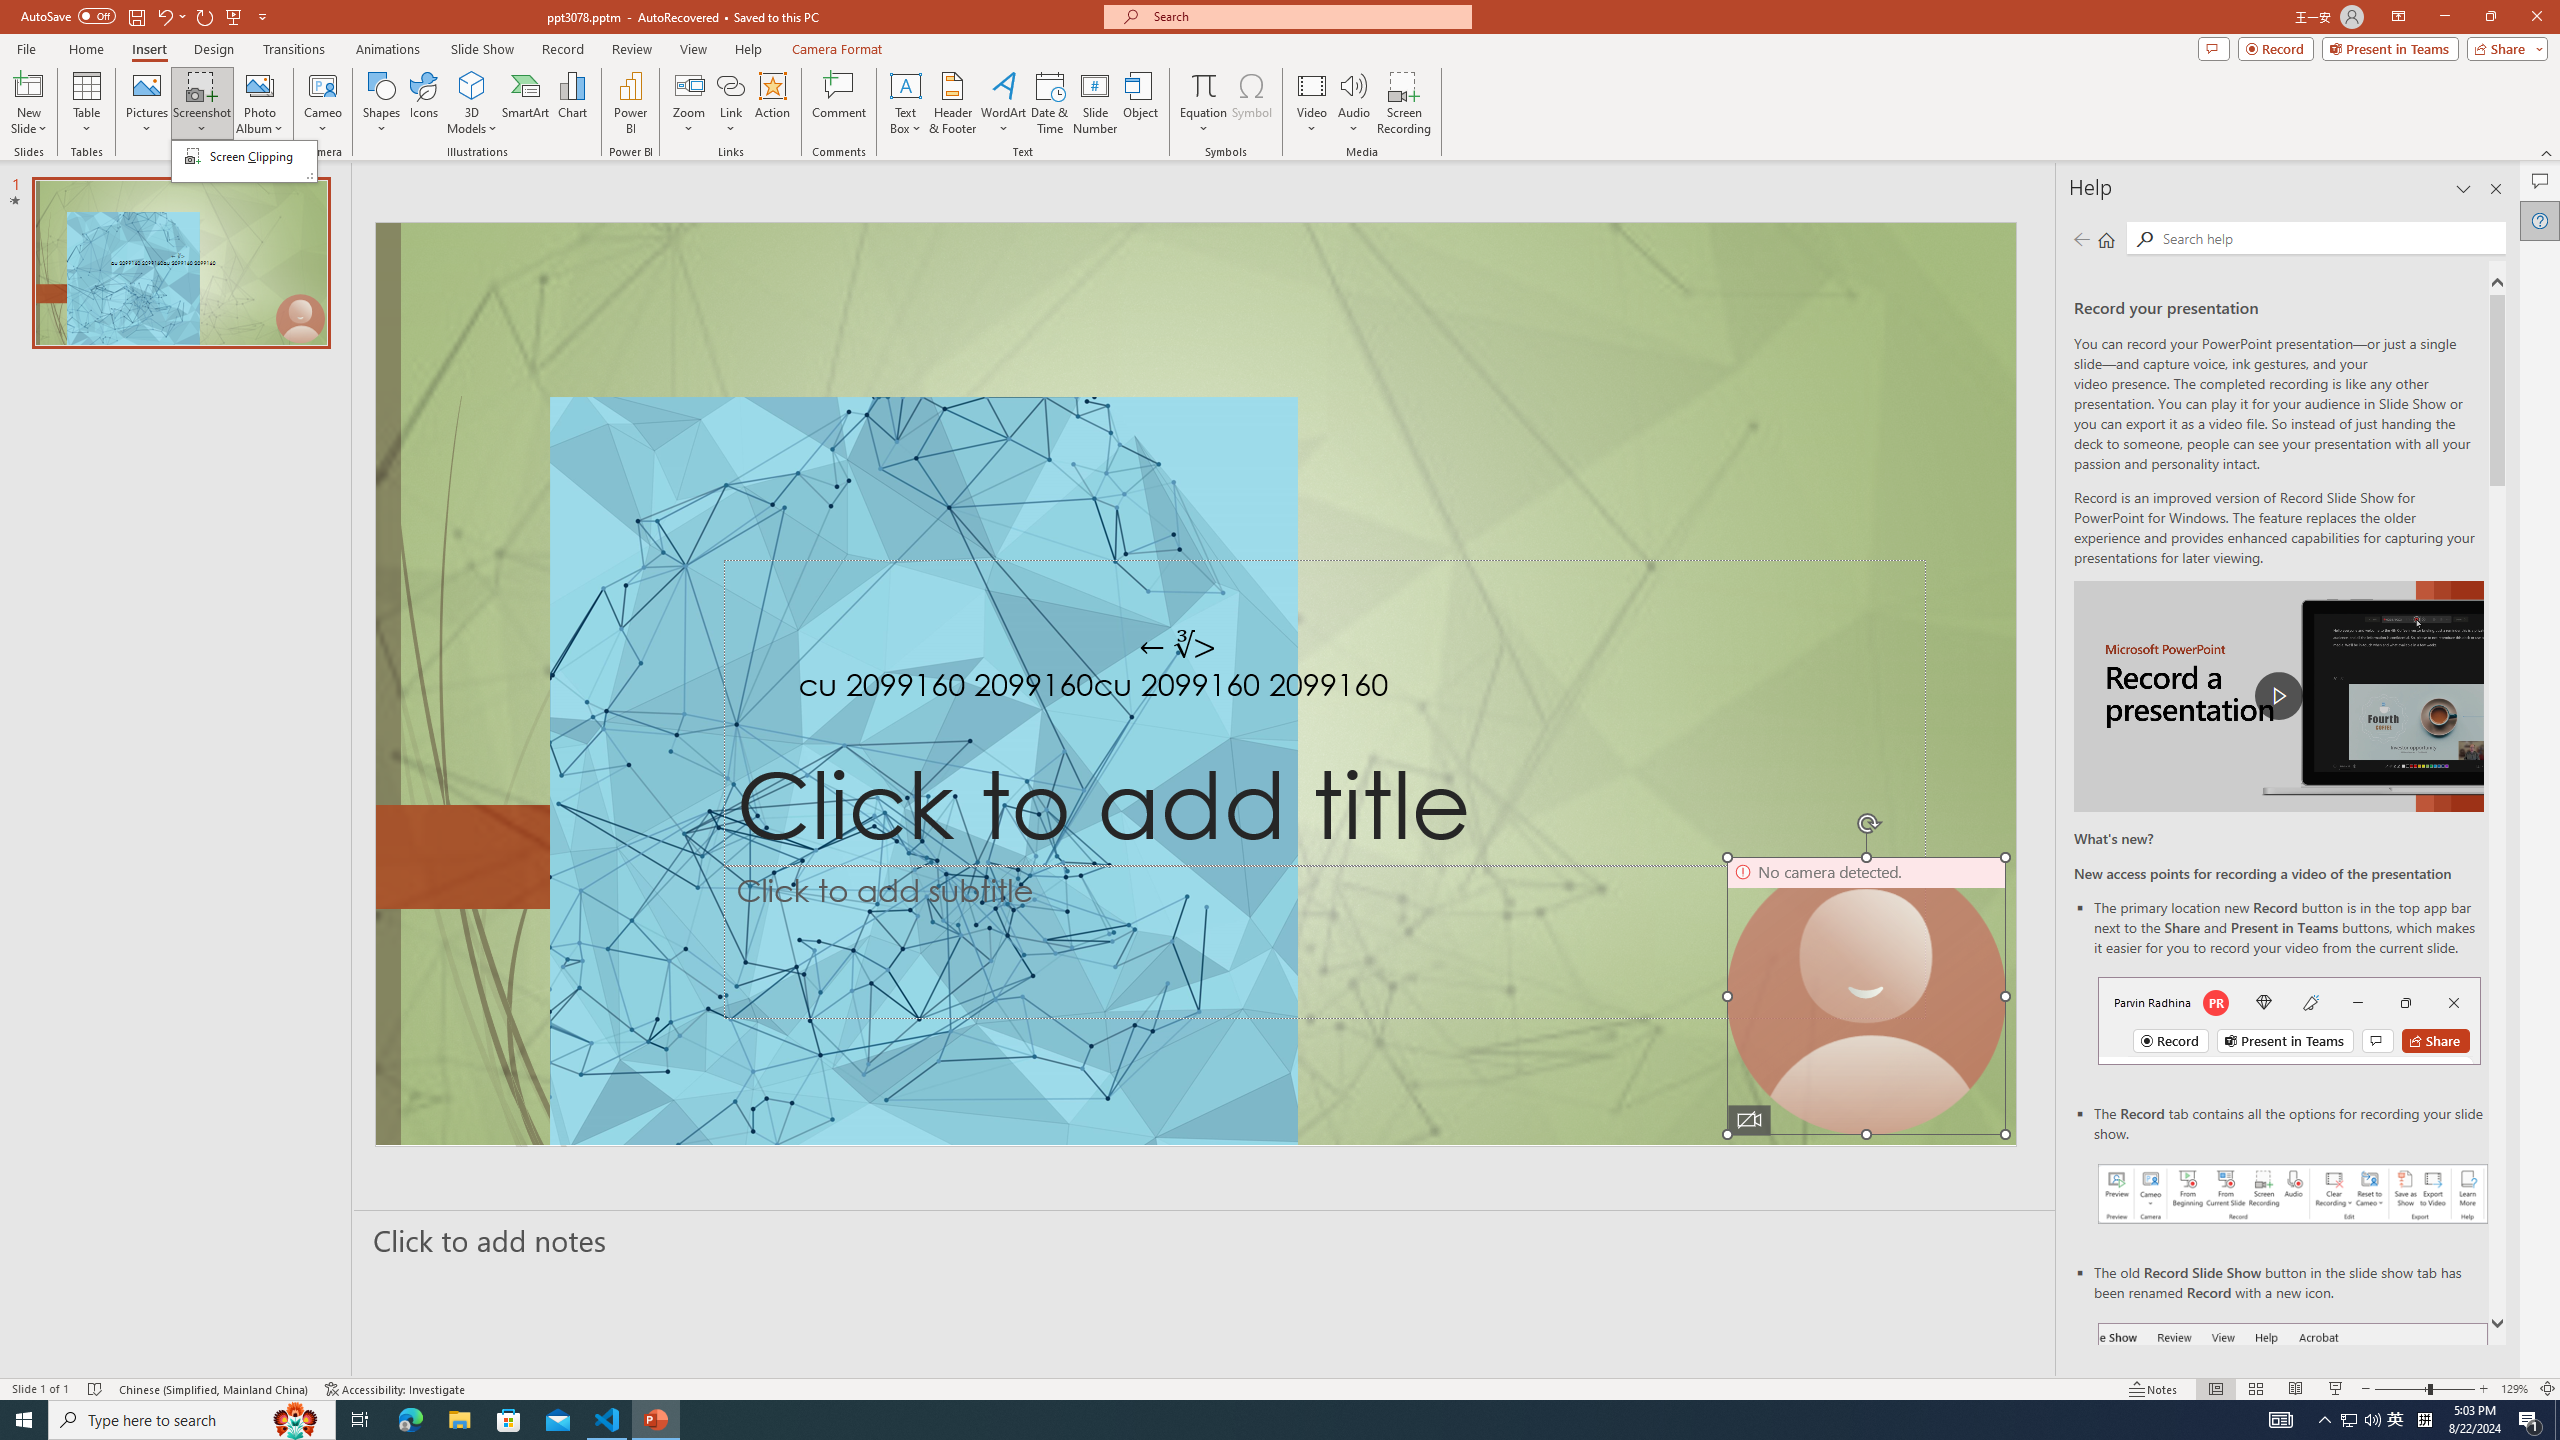 This screenshot has width=2560, height=1440. What do you see at coordinates (258, 103) in the screenshot?
I see `'Photo Album...'` at bounding box center [258, 103].